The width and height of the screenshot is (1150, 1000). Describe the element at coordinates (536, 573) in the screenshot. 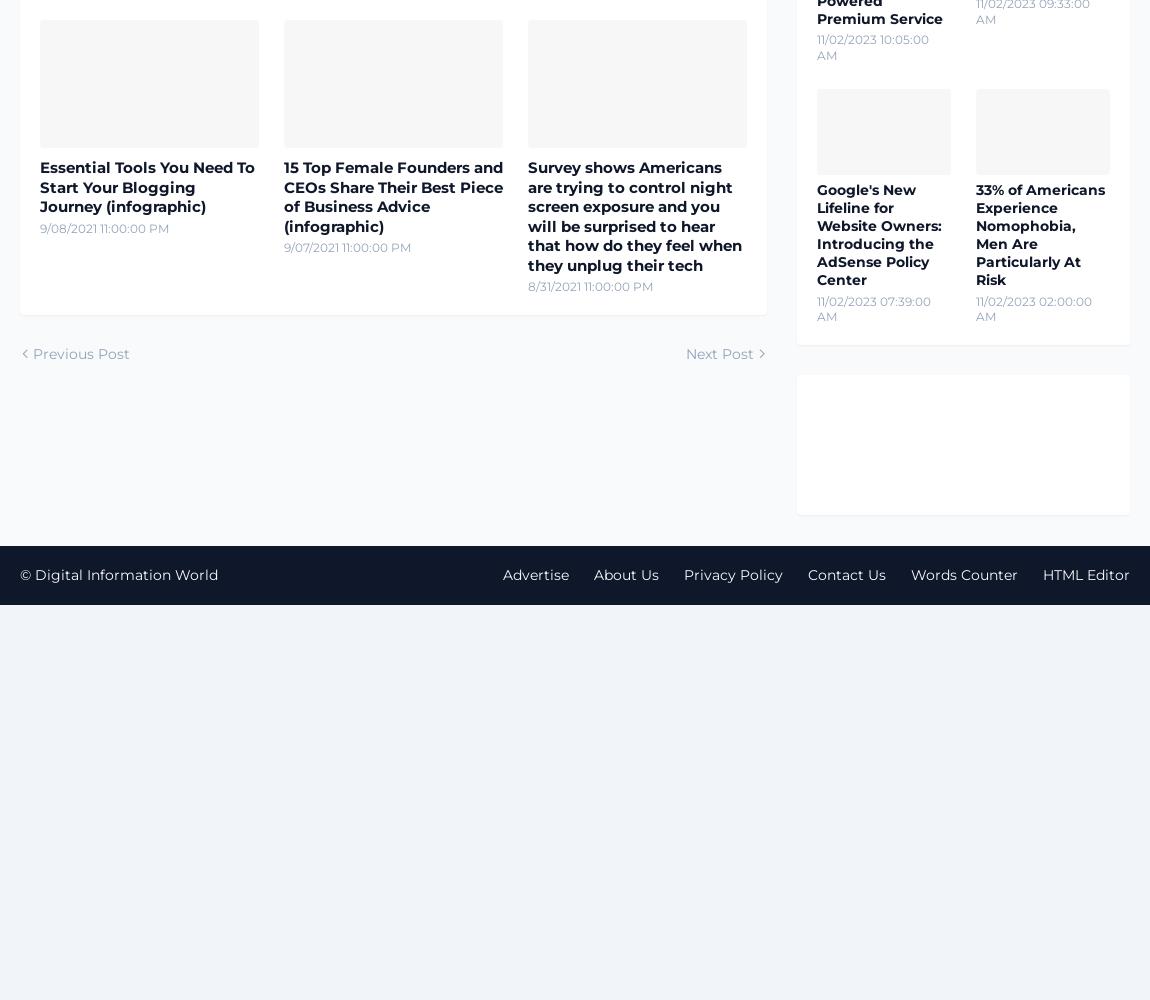

I see `'Advertise'` at that location.